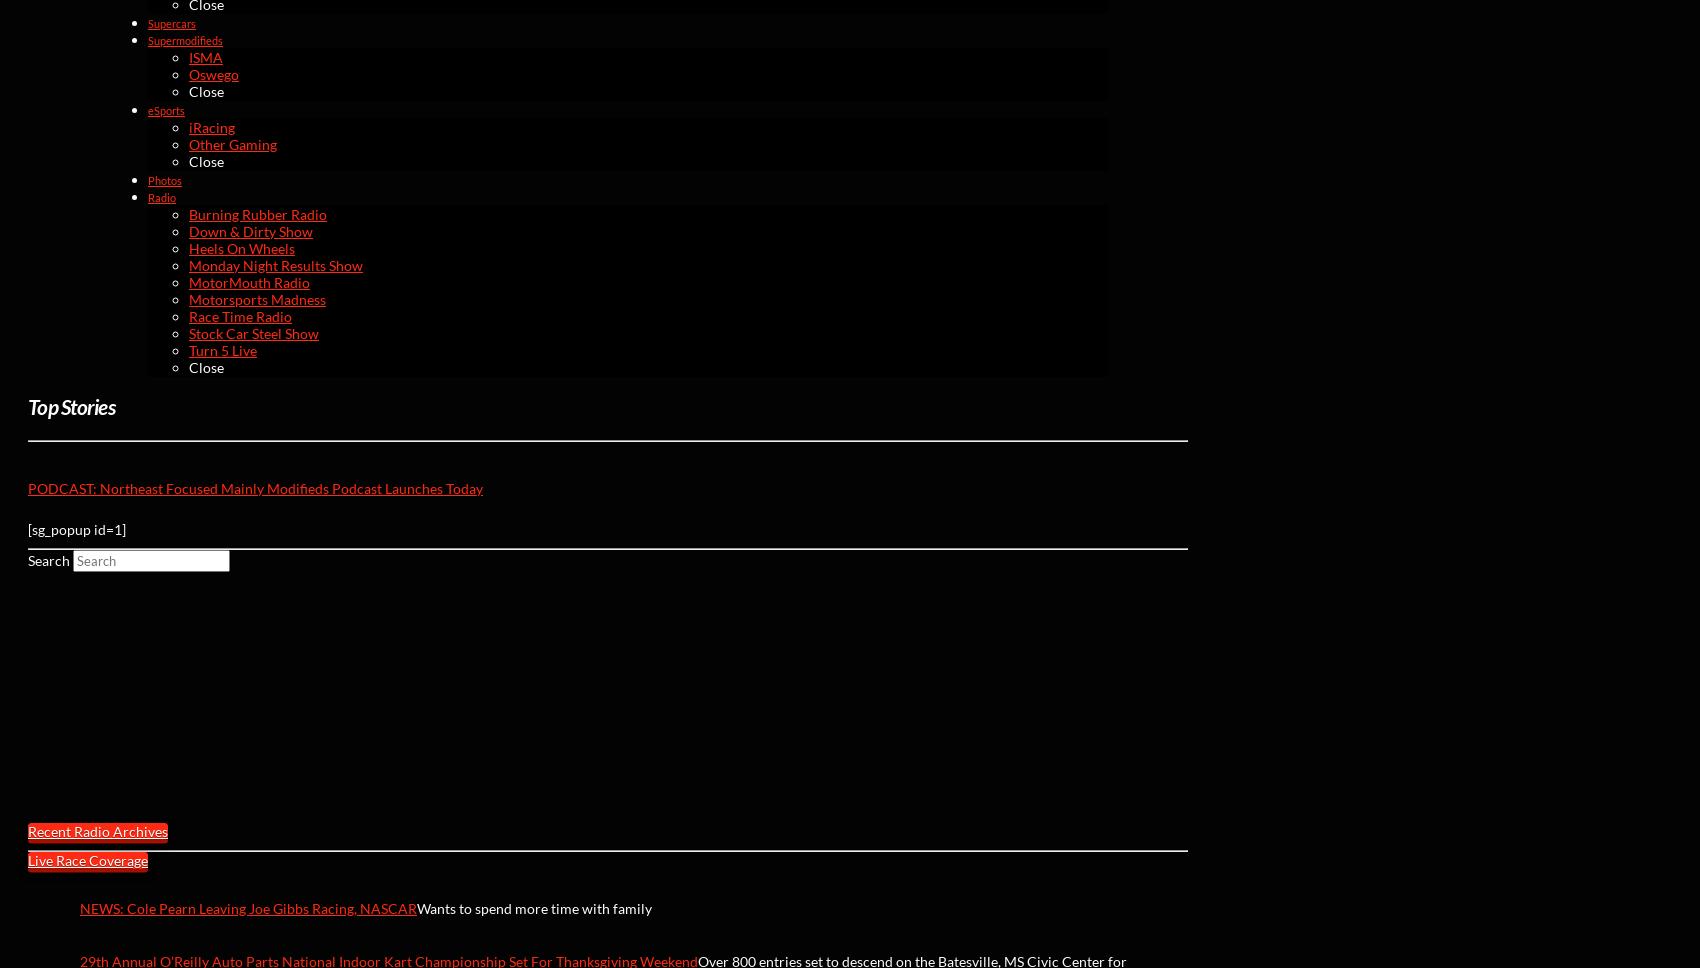  What do you see at coordinates (250, 229) in the screenshot?
I see `'Down & Dirty Show'` at bounding box center [250, 229].